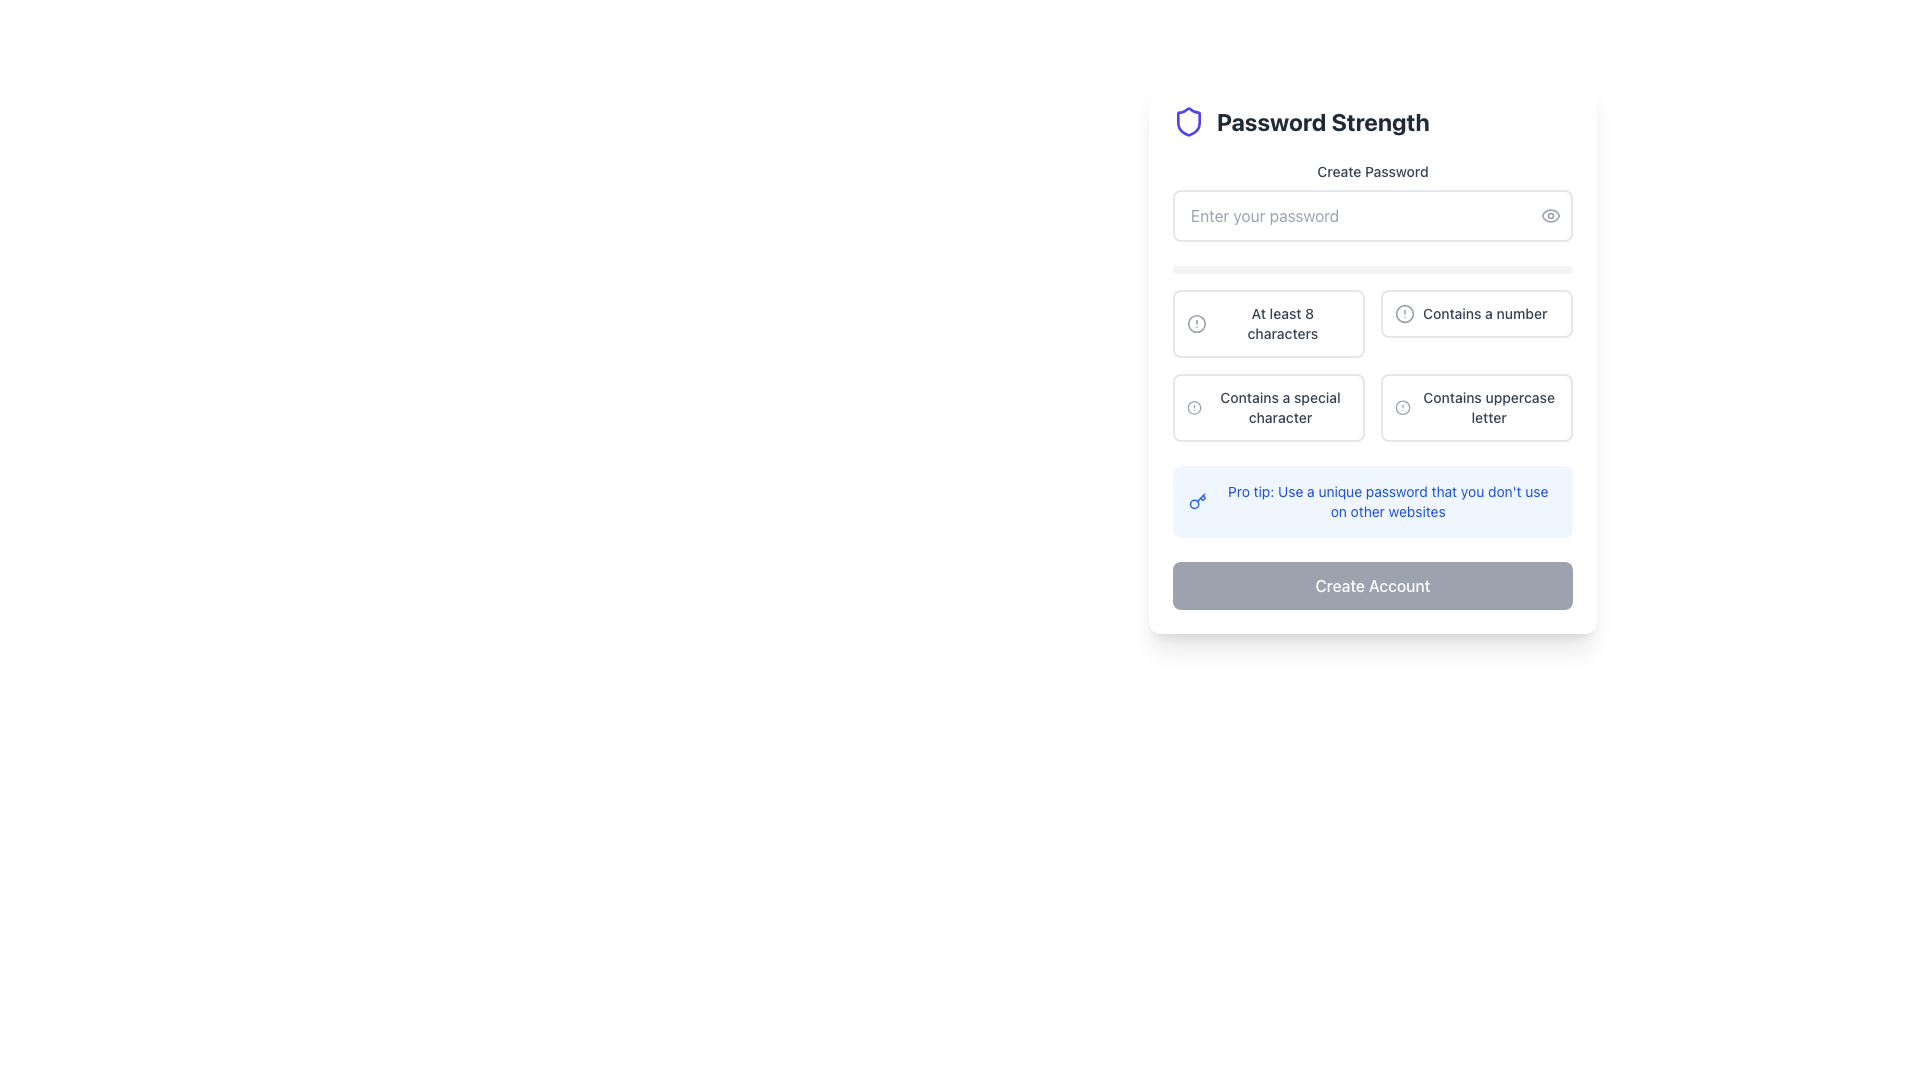  I want to click on the informational box that contains the text 'Contains a number' and the exclamation mark icon for additional clues, so click(1477, 313).